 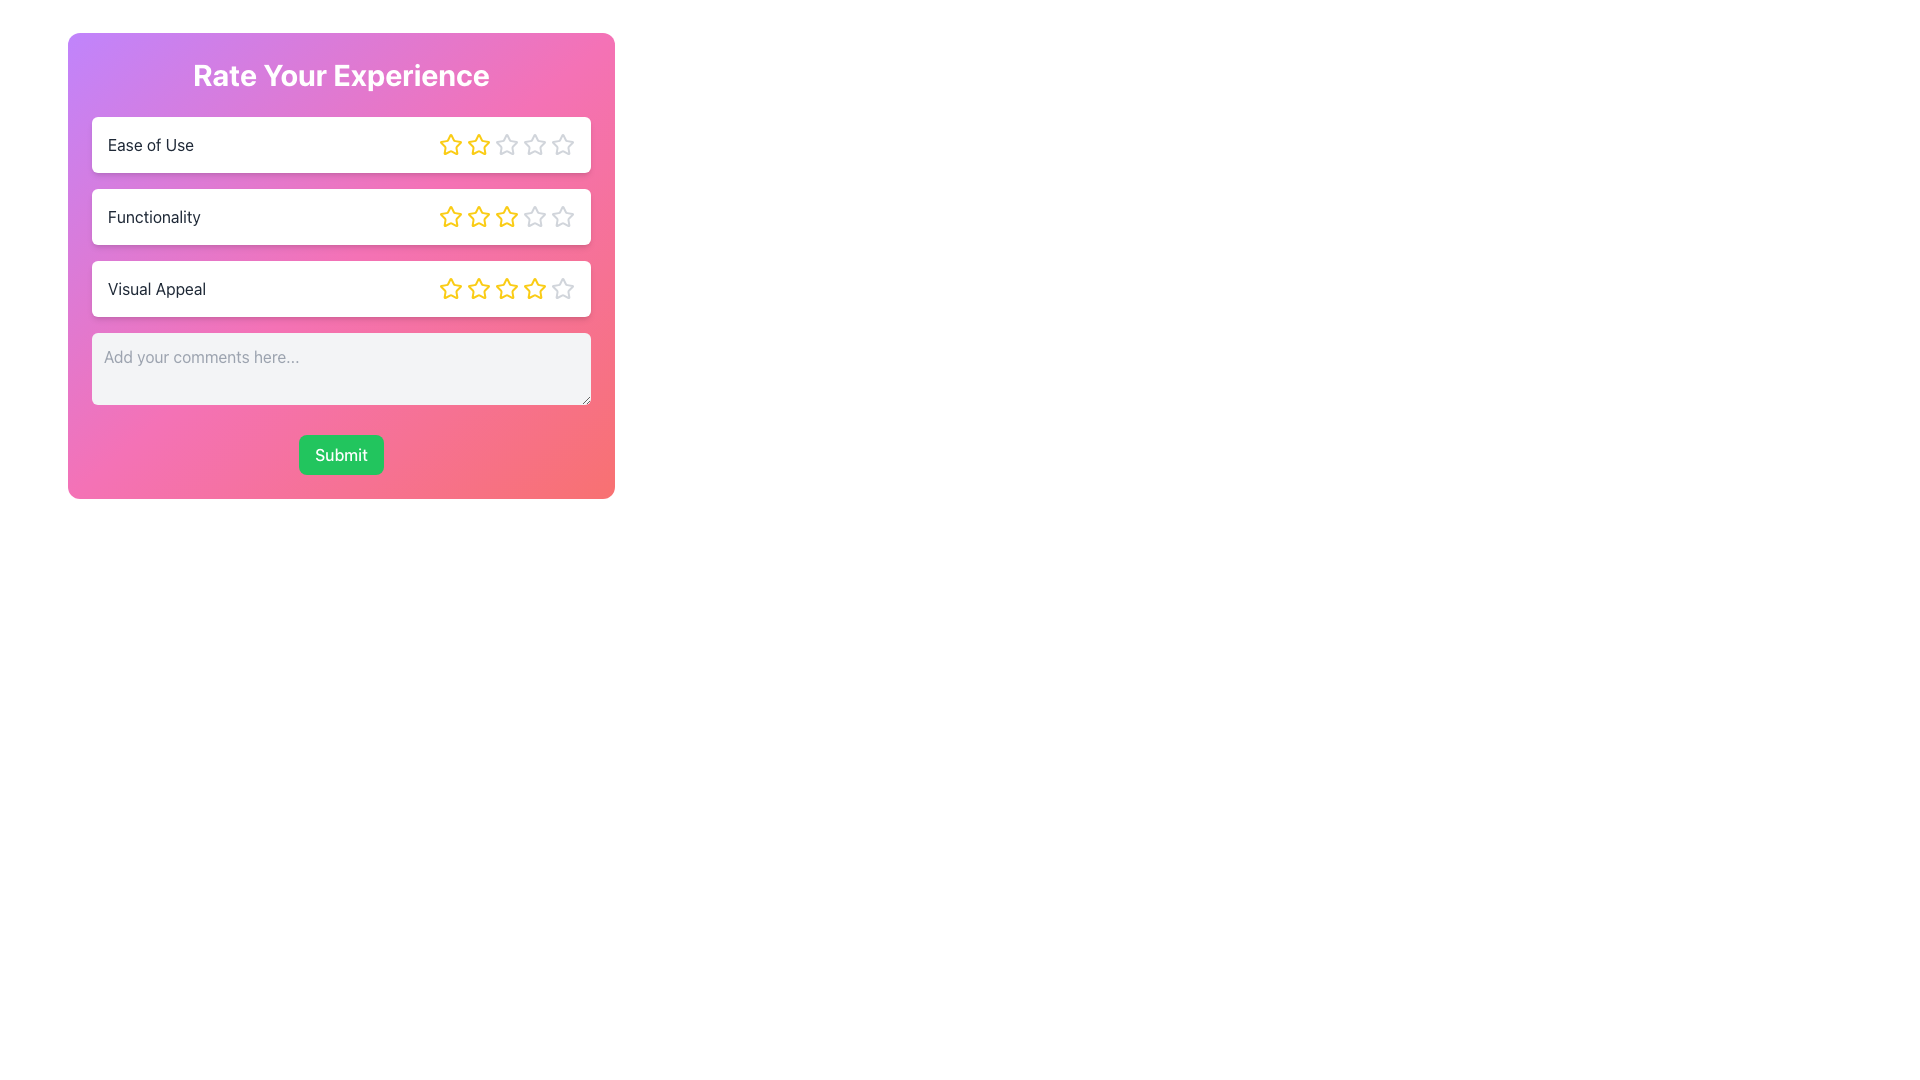 What do you see at coordinates (507, 143) in the screenshot?
I see `the fourth star icon in the Ease of Use rating section` at bounding box center [507, 143].